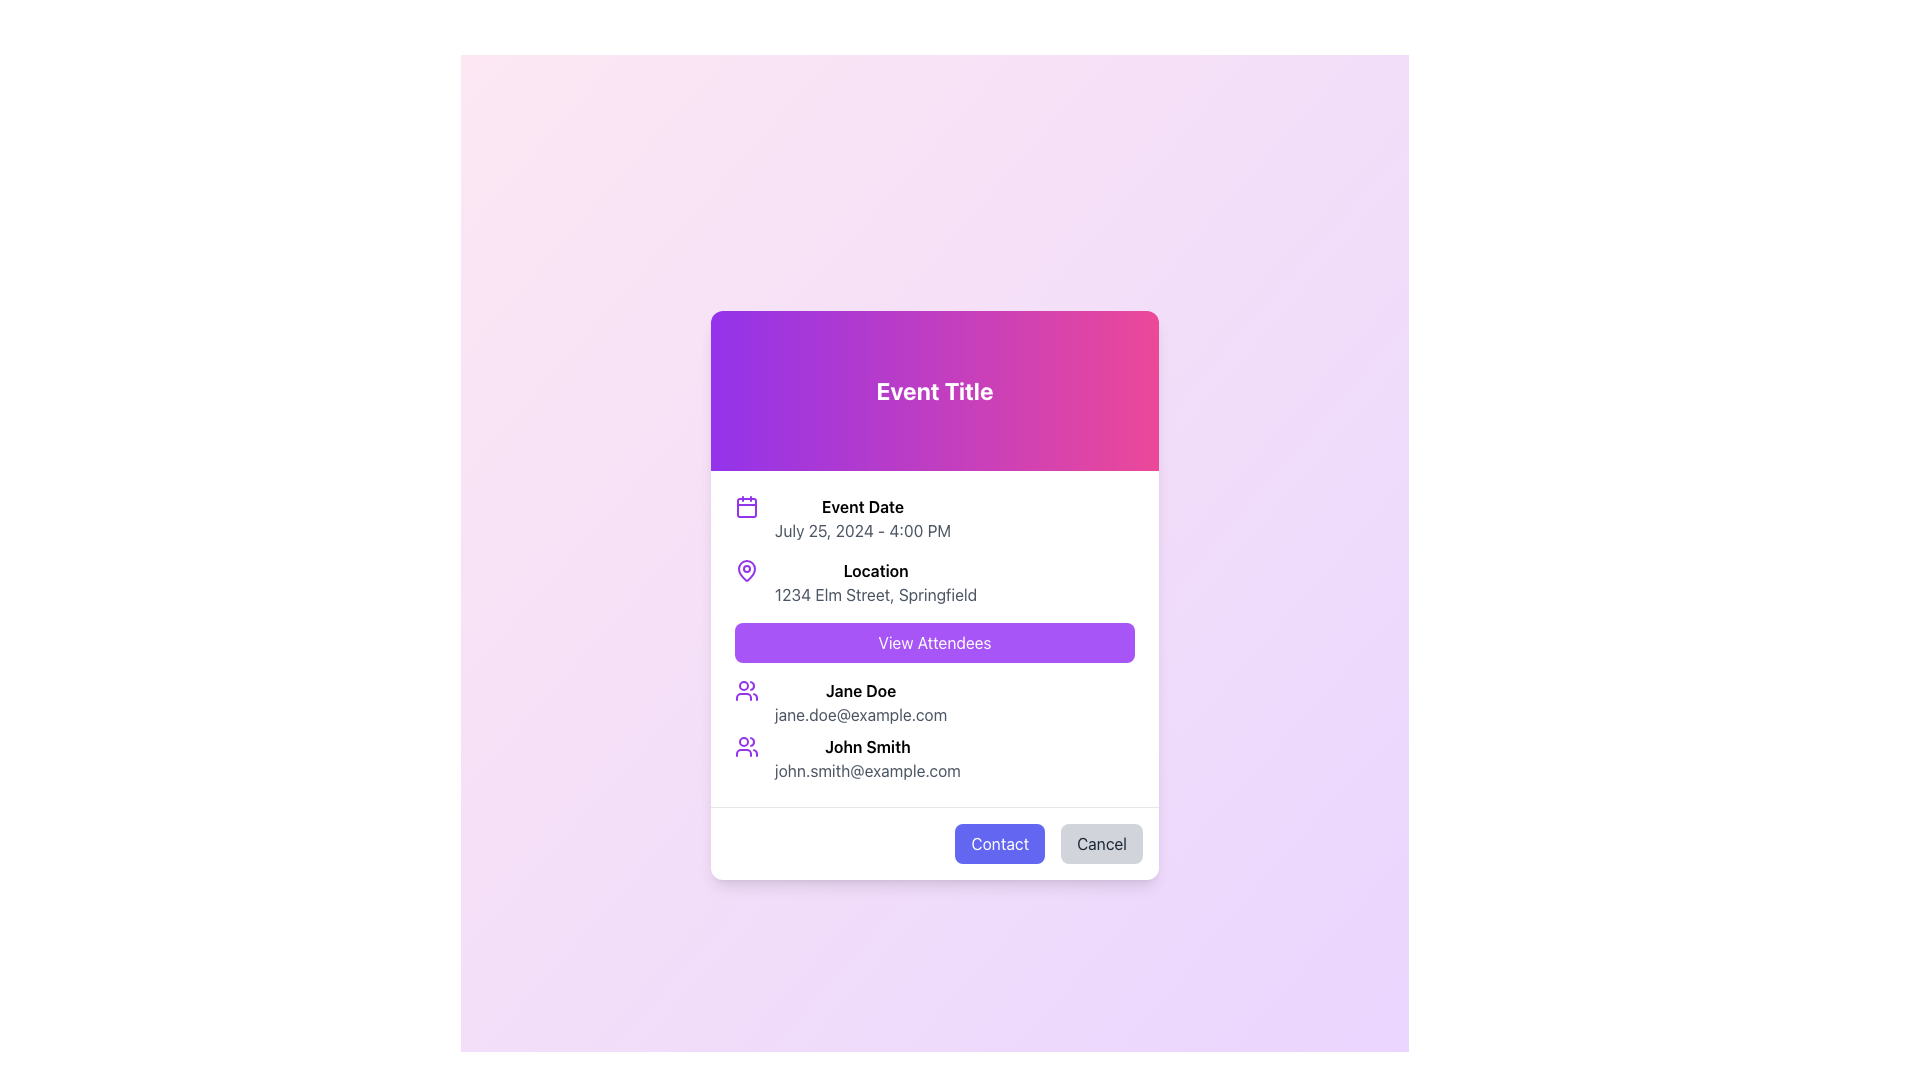 The image size is (1920, 1080). Describe the element at coordinates (876, 570) in the screenshot. I see `the 'Location' text label, which is styled in bold and is positioned centrally in the modal, directly below the 'Event Date' section` at that location.